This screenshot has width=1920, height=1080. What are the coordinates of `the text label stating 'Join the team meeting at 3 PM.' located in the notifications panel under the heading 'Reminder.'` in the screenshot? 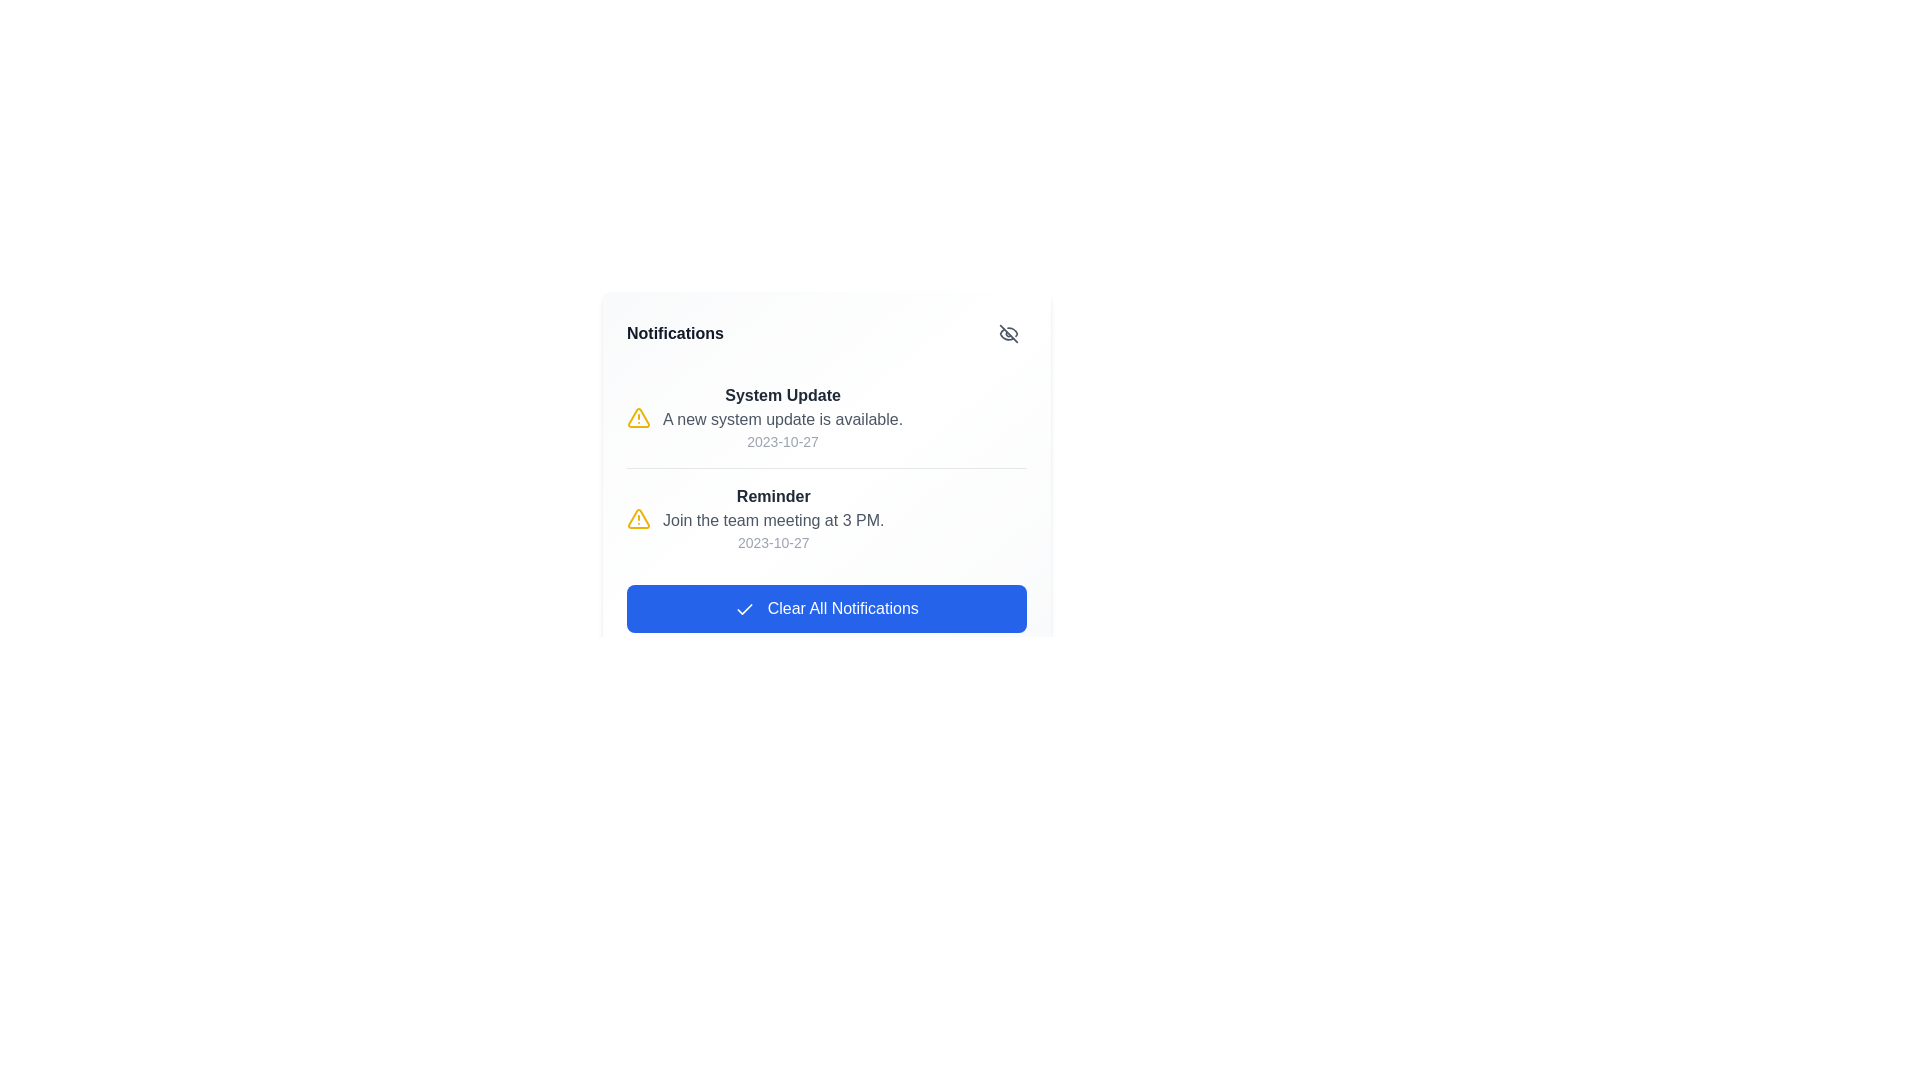 It's located at (772, 519).